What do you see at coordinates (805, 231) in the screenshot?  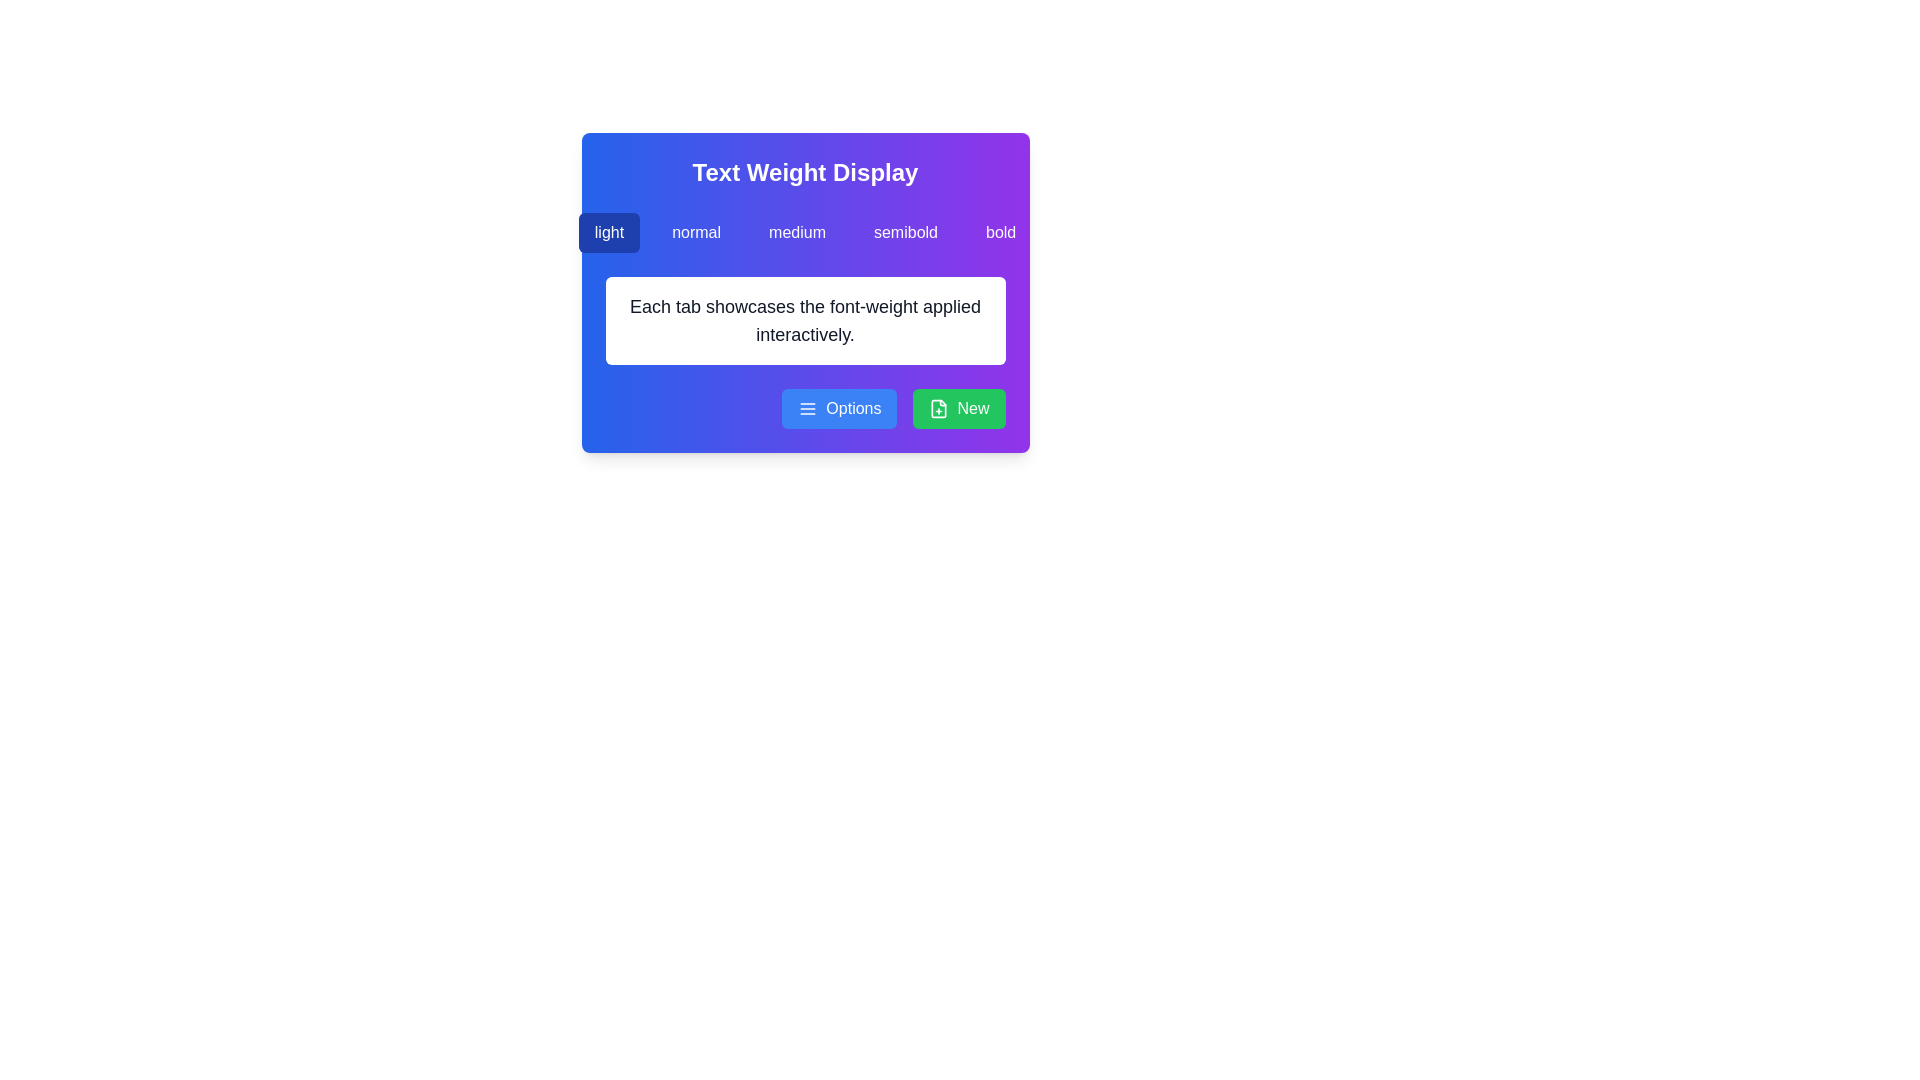 I see `the 'medium' button in the horizontal tab selector located beneath the 'Text Weight Display' heading` at bounding box center [805, 231].